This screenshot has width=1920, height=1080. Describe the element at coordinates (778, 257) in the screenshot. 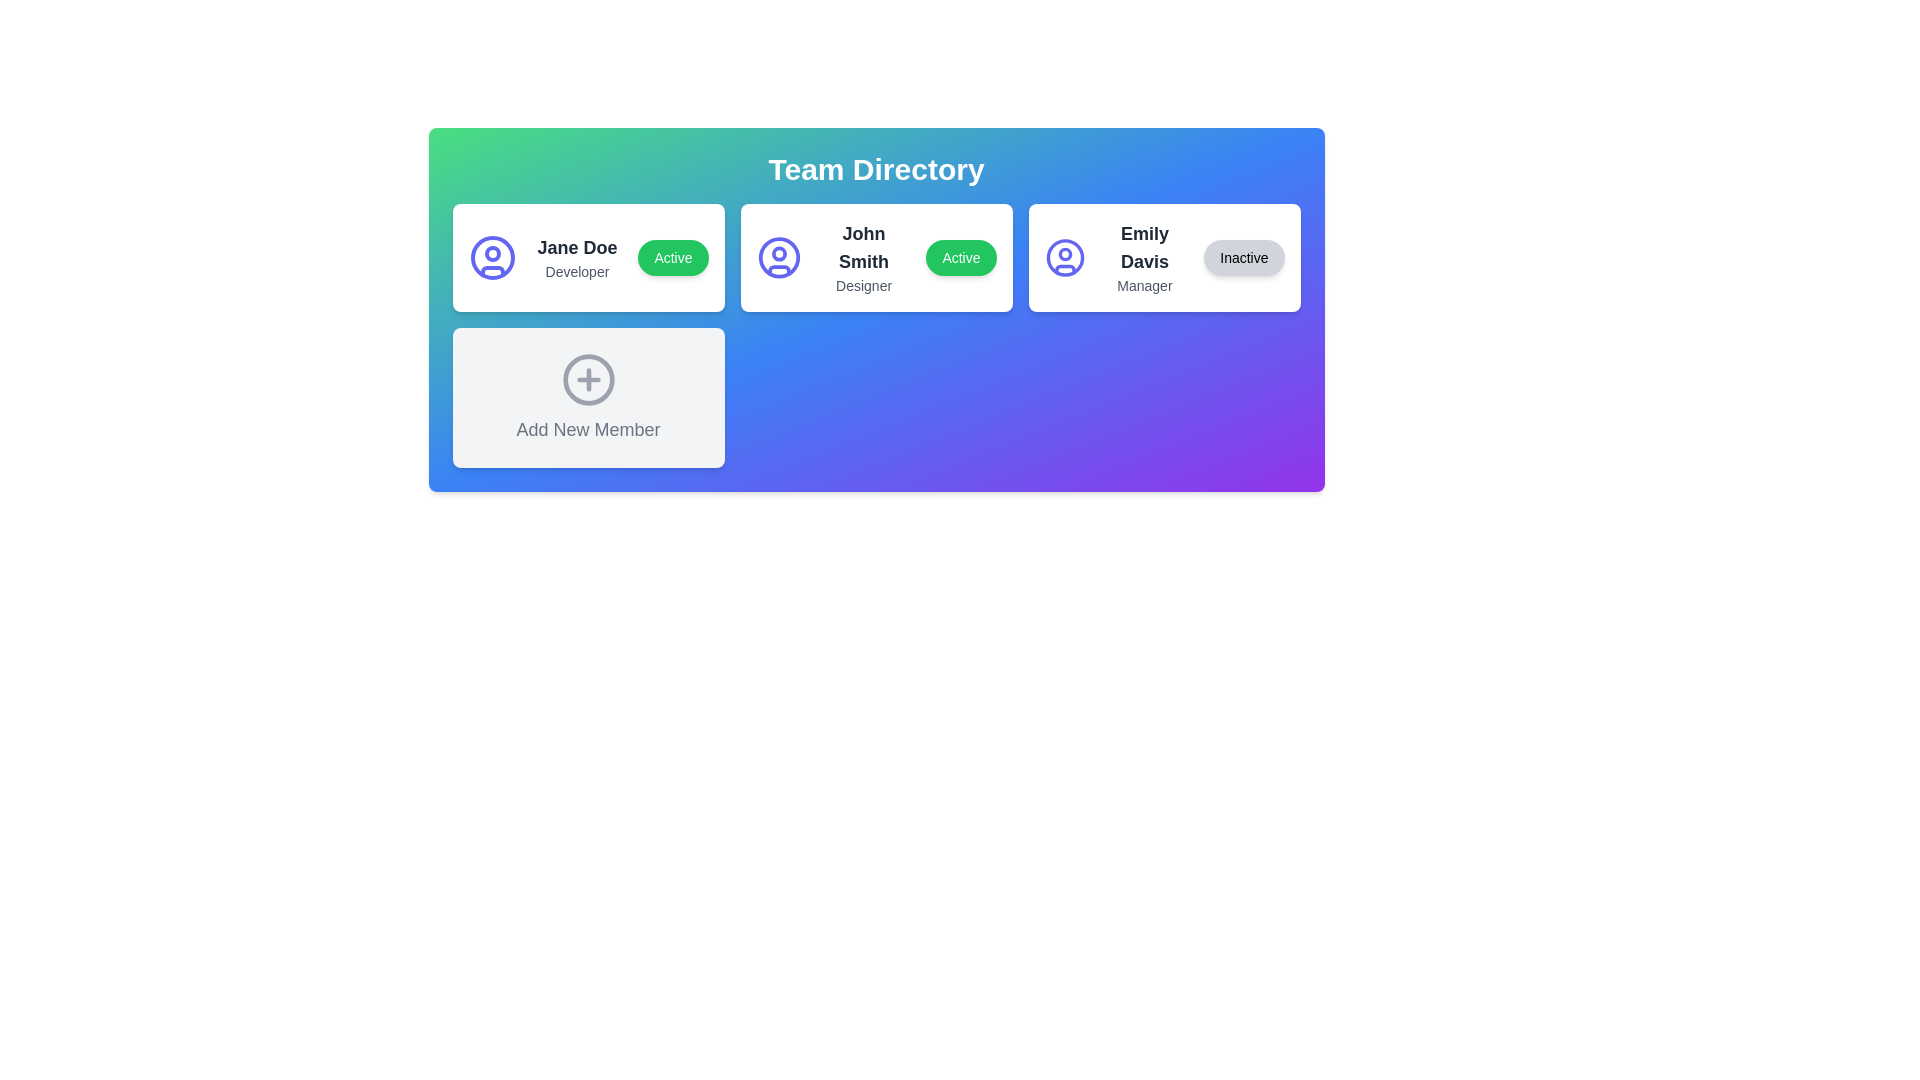

I see `the SVG circle element representing the profile picture of team member 'John Smith', located in the second column of the Team Directory interface` at that location.